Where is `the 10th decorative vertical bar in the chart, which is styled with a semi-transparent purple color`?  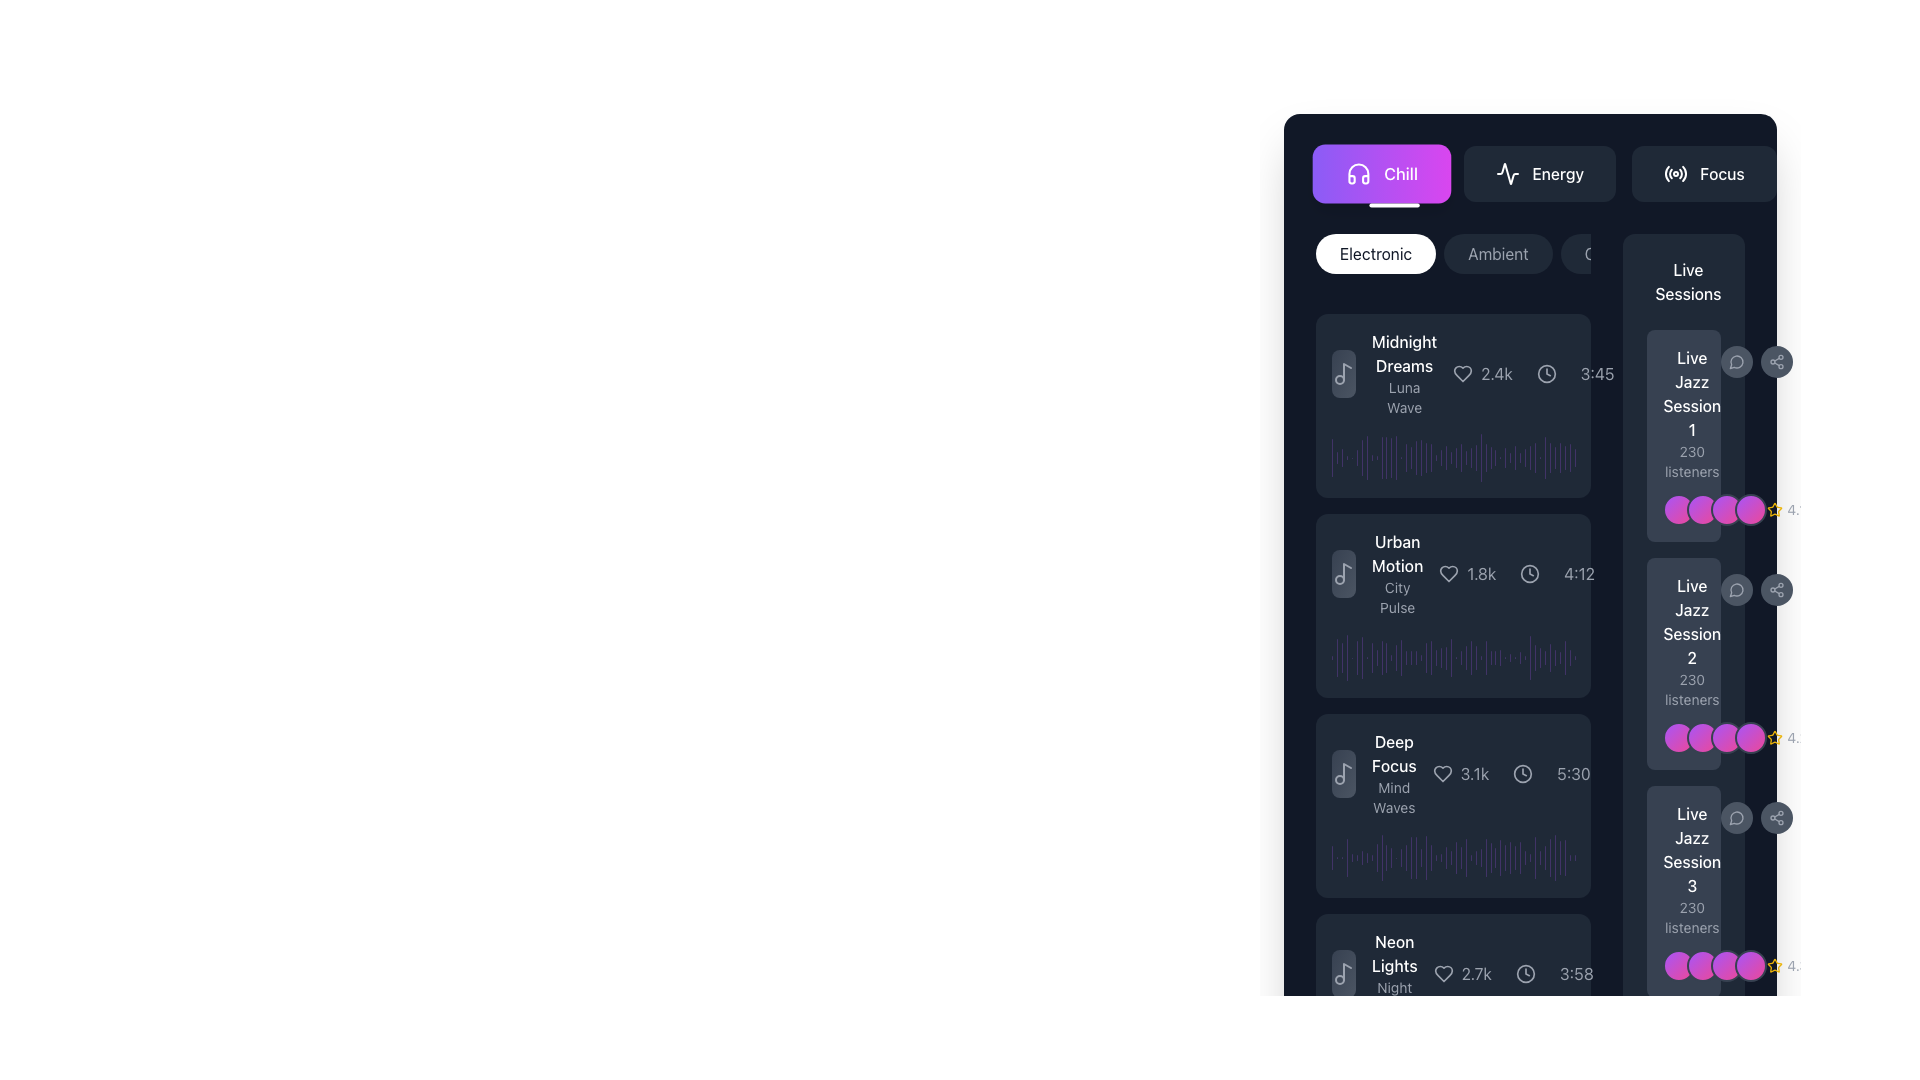 the 10th decorative vertical bar in the chart, which is styled with a semi-transparent purple color is located at coordinates (1376, 657).